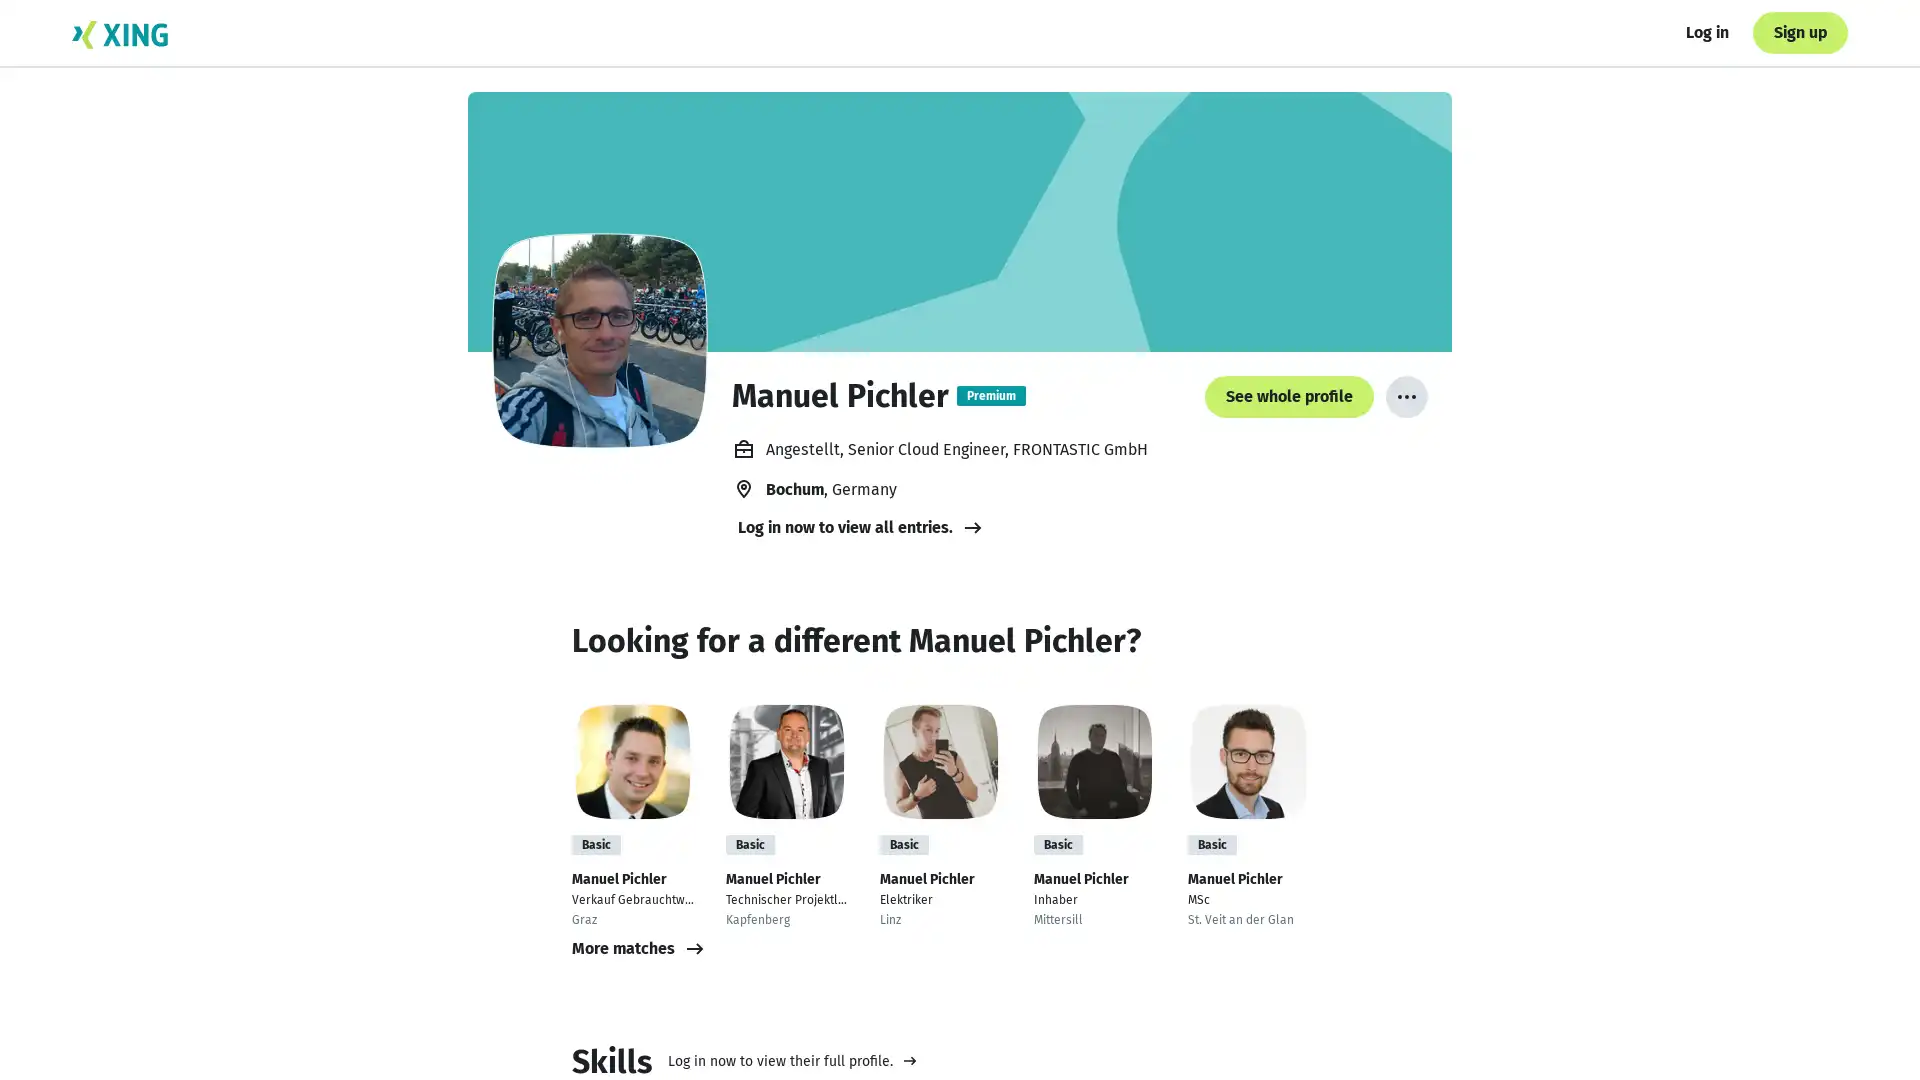  Describe the element at coordinates (599, 339) in the screenshot. I see `Manuel Pichler` at that location.